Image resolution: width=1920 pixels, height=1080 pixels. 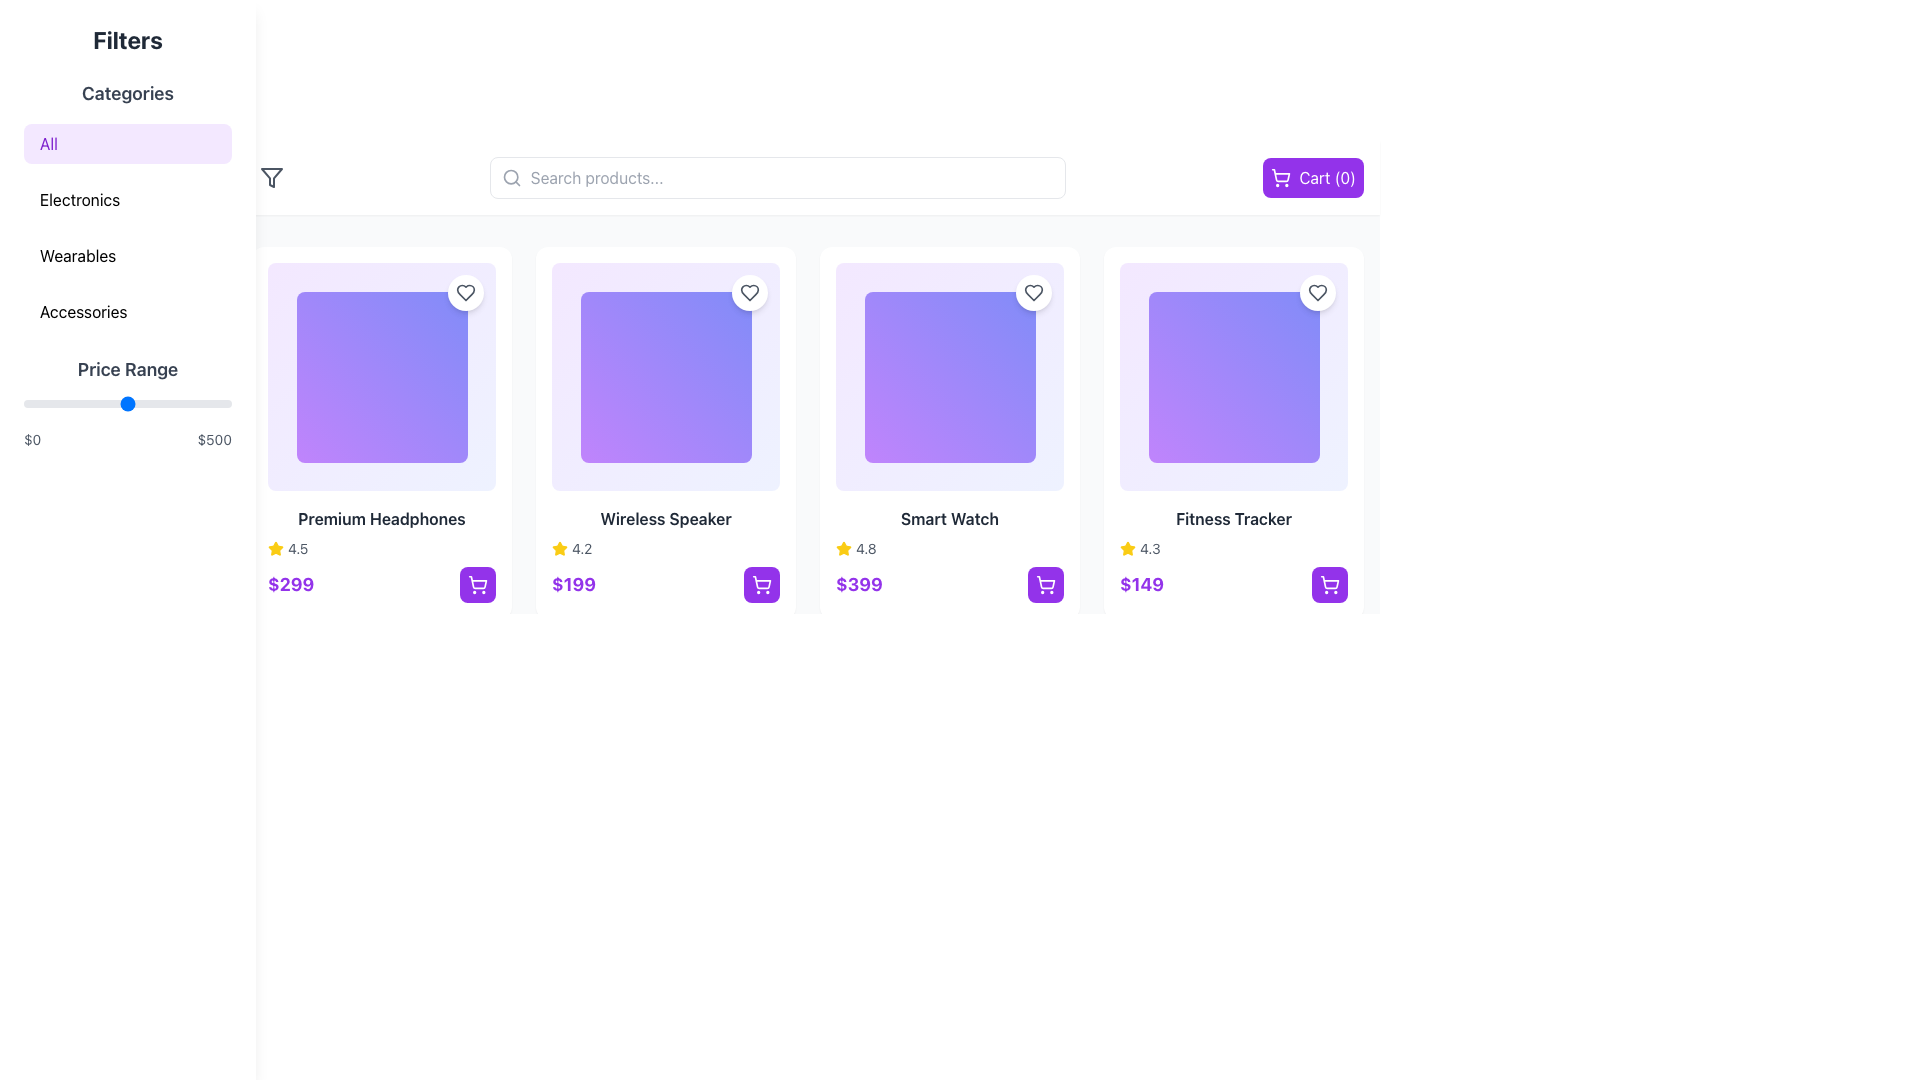 I want to click on the favorite button located at the top-right corner of the 'Smart Watch' product card, so click(x=1033, y=293).